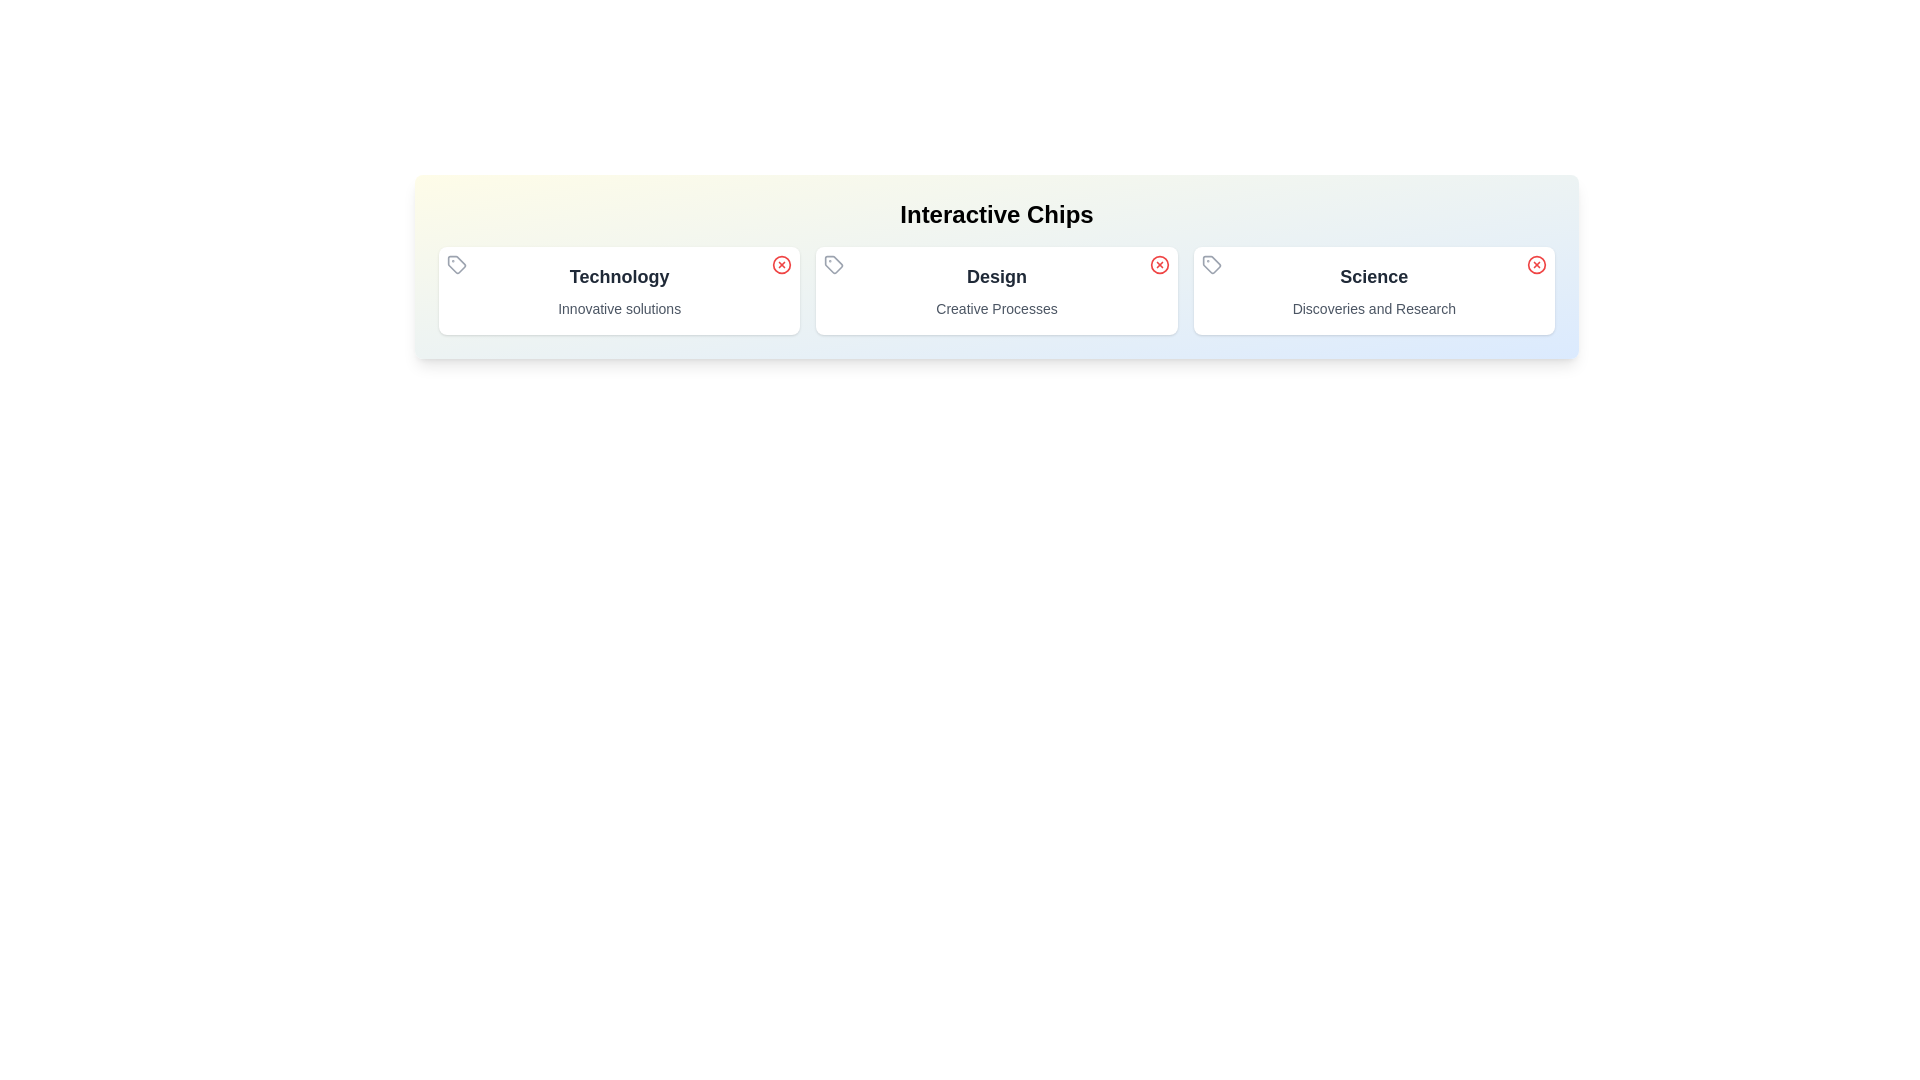  What do you see at coordinates (1372, 290) in the screenshot?
I see `the chip labeled Science` at bounding box center [1372, 290].